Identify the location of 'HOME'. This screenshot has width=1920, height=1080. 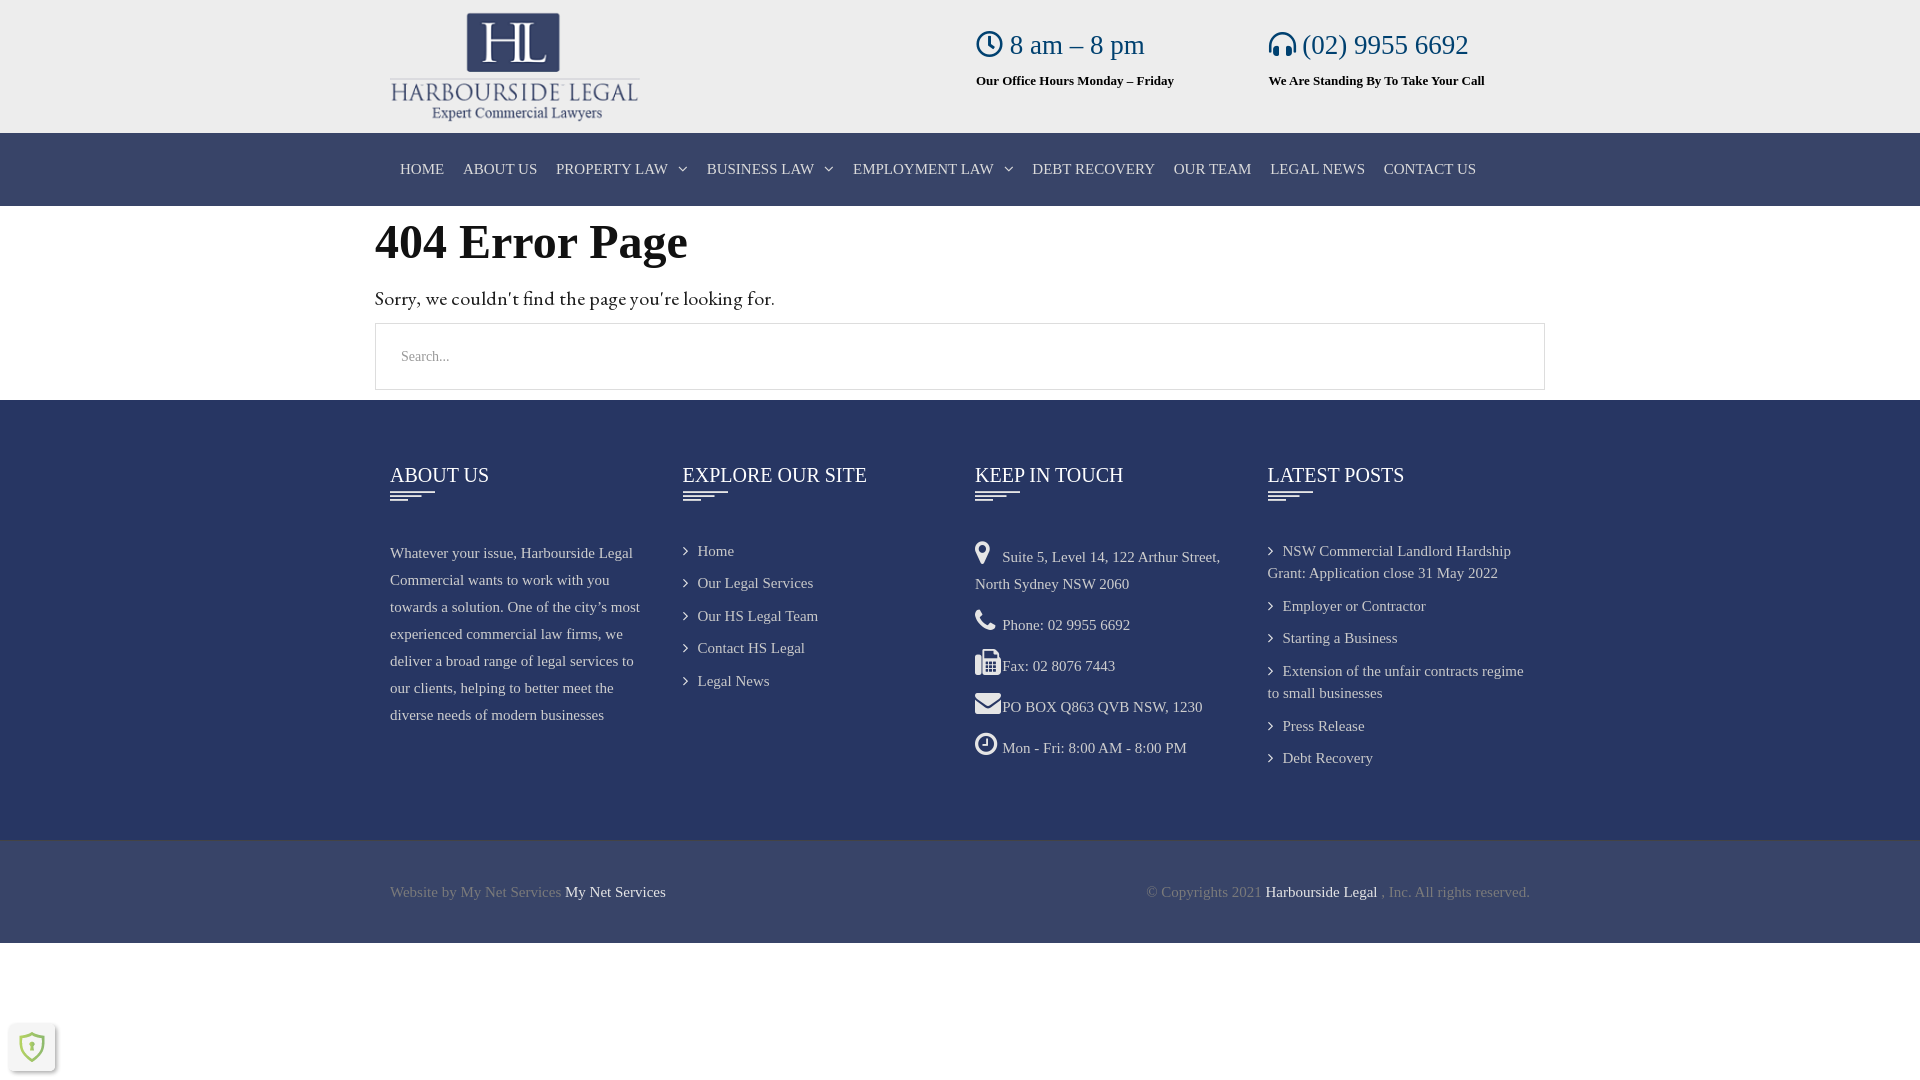
(389, 168).